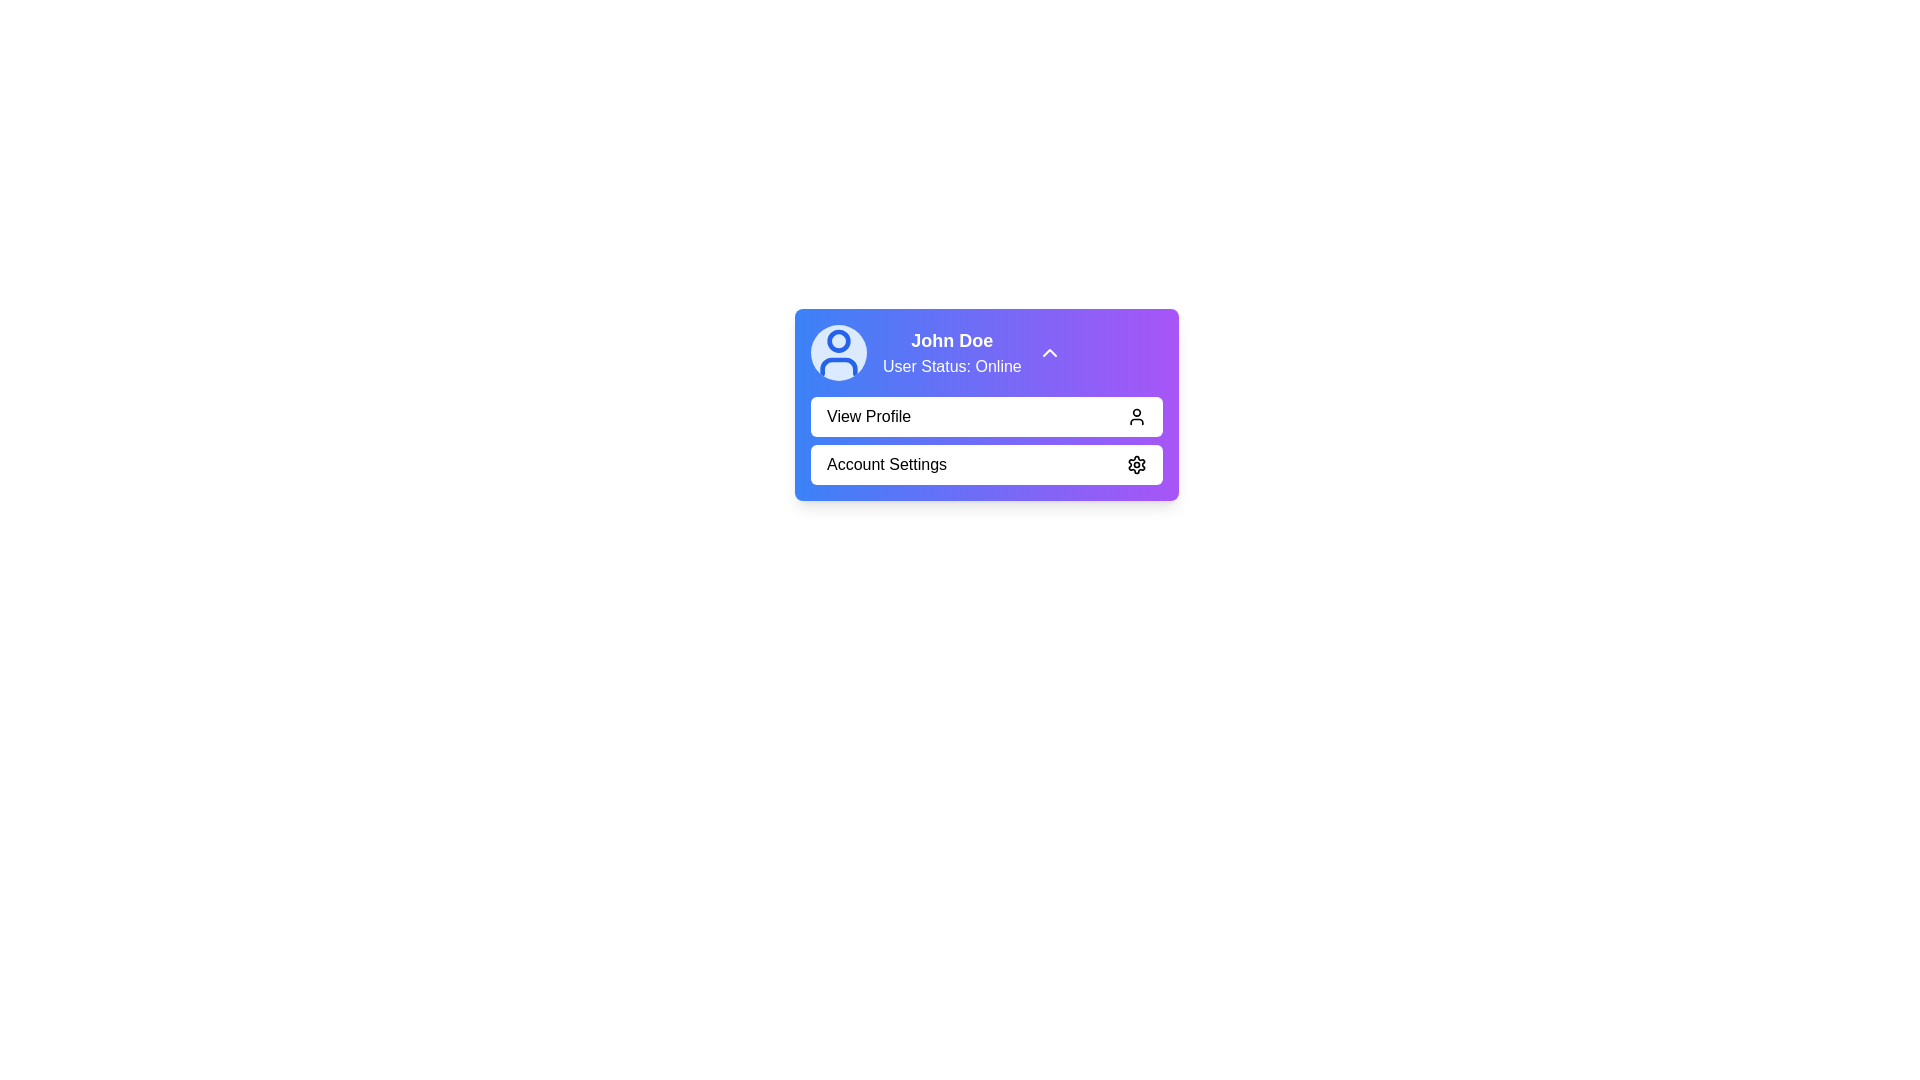 The width and height of the screenshot is (1920, 1080). What do you see at coordinates (1137, 465) in the screenshot?
I see `the settings icon, which is an SVG-based button located to the right of the 'Account Settings' text` at bounding box center [1137, 465].